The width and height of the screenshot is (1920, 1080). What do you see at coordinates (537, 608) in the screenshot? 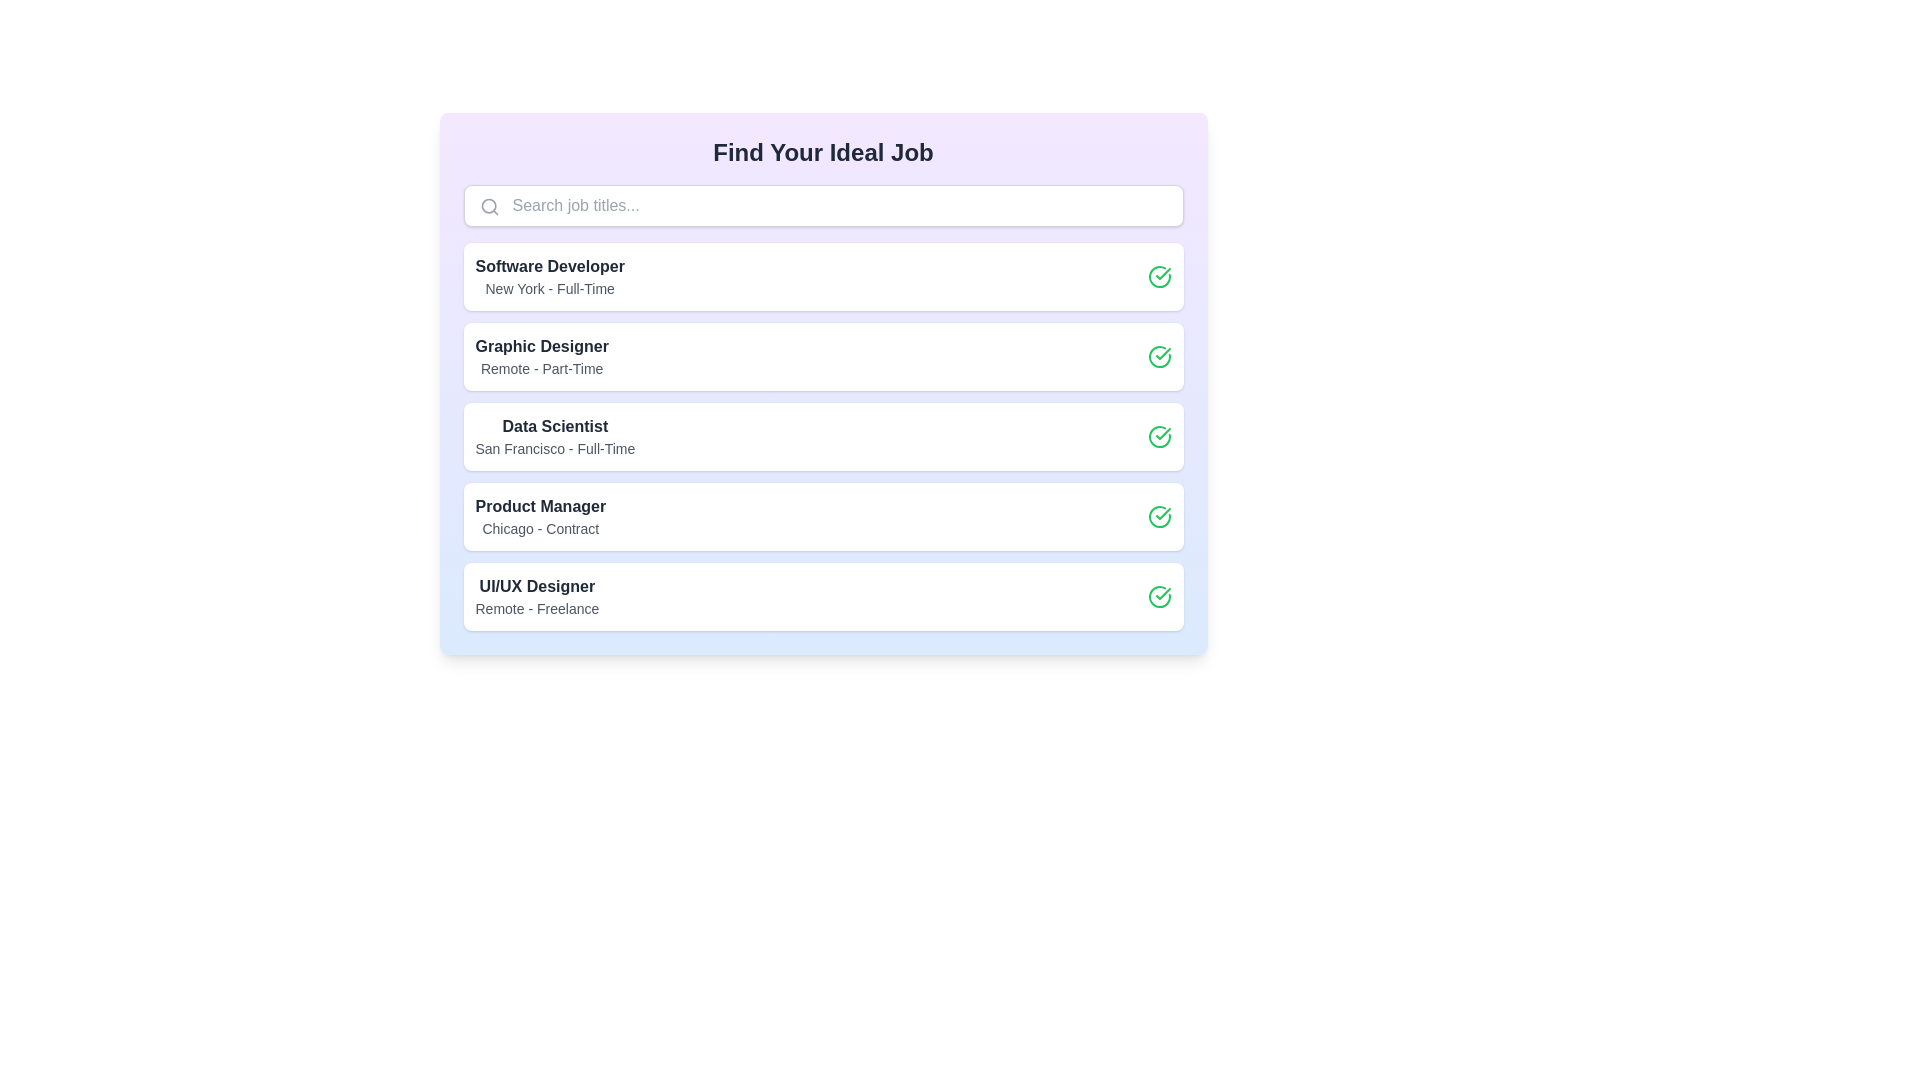
I see `text label that contains 'Remote - Freelance', which is styled in a smaller font size and gray color, located directly beneath the bold job title 'UI/UX Designer'` at bounding box center [537, 608].